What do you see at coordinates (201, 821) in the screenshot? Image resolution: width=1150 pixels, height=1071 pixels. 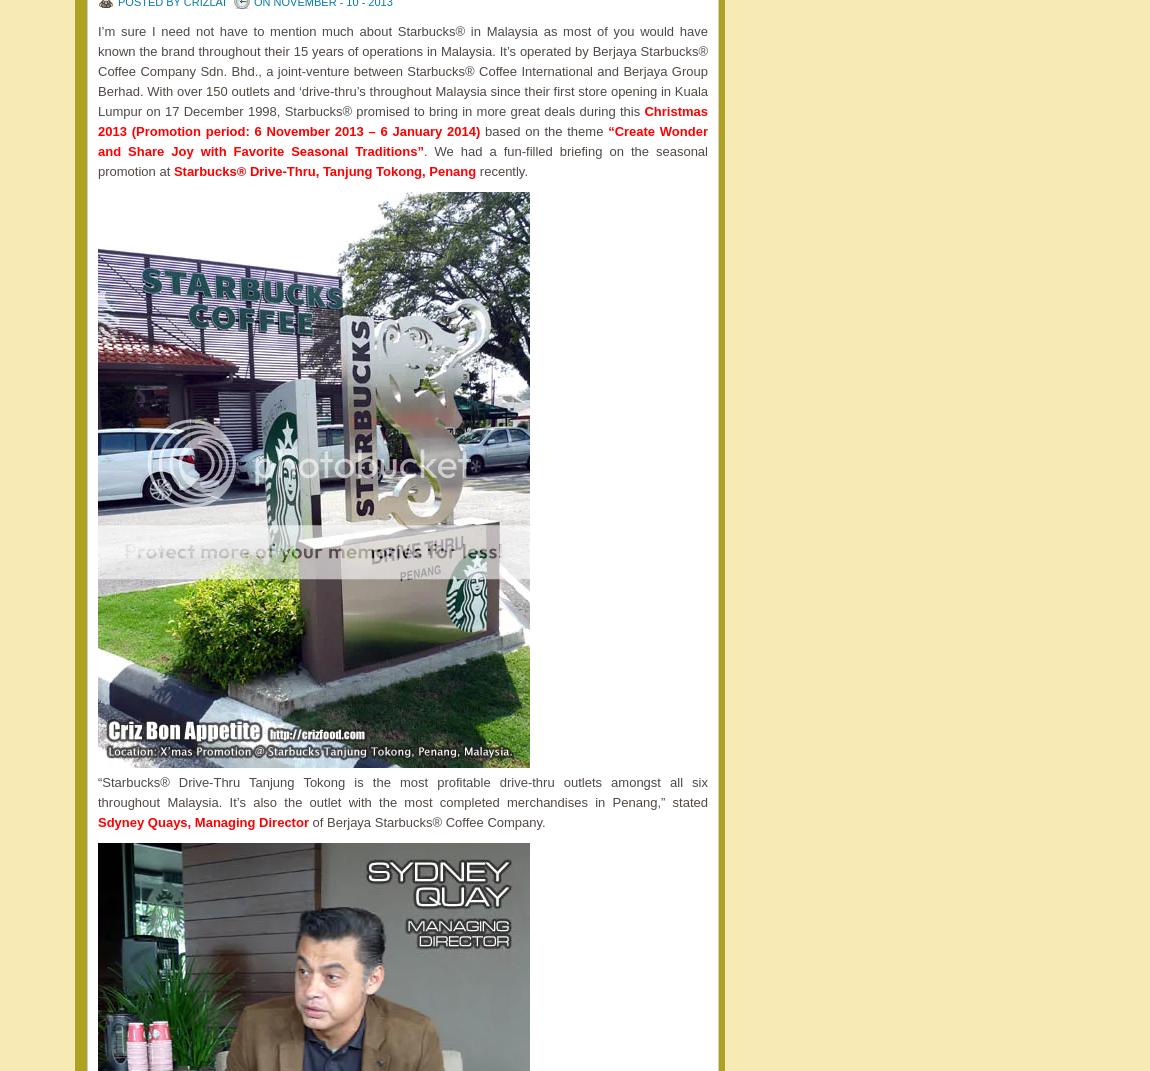 I see `'Sdyney Quays, Managing Director'` at bounding box center [201, 821].